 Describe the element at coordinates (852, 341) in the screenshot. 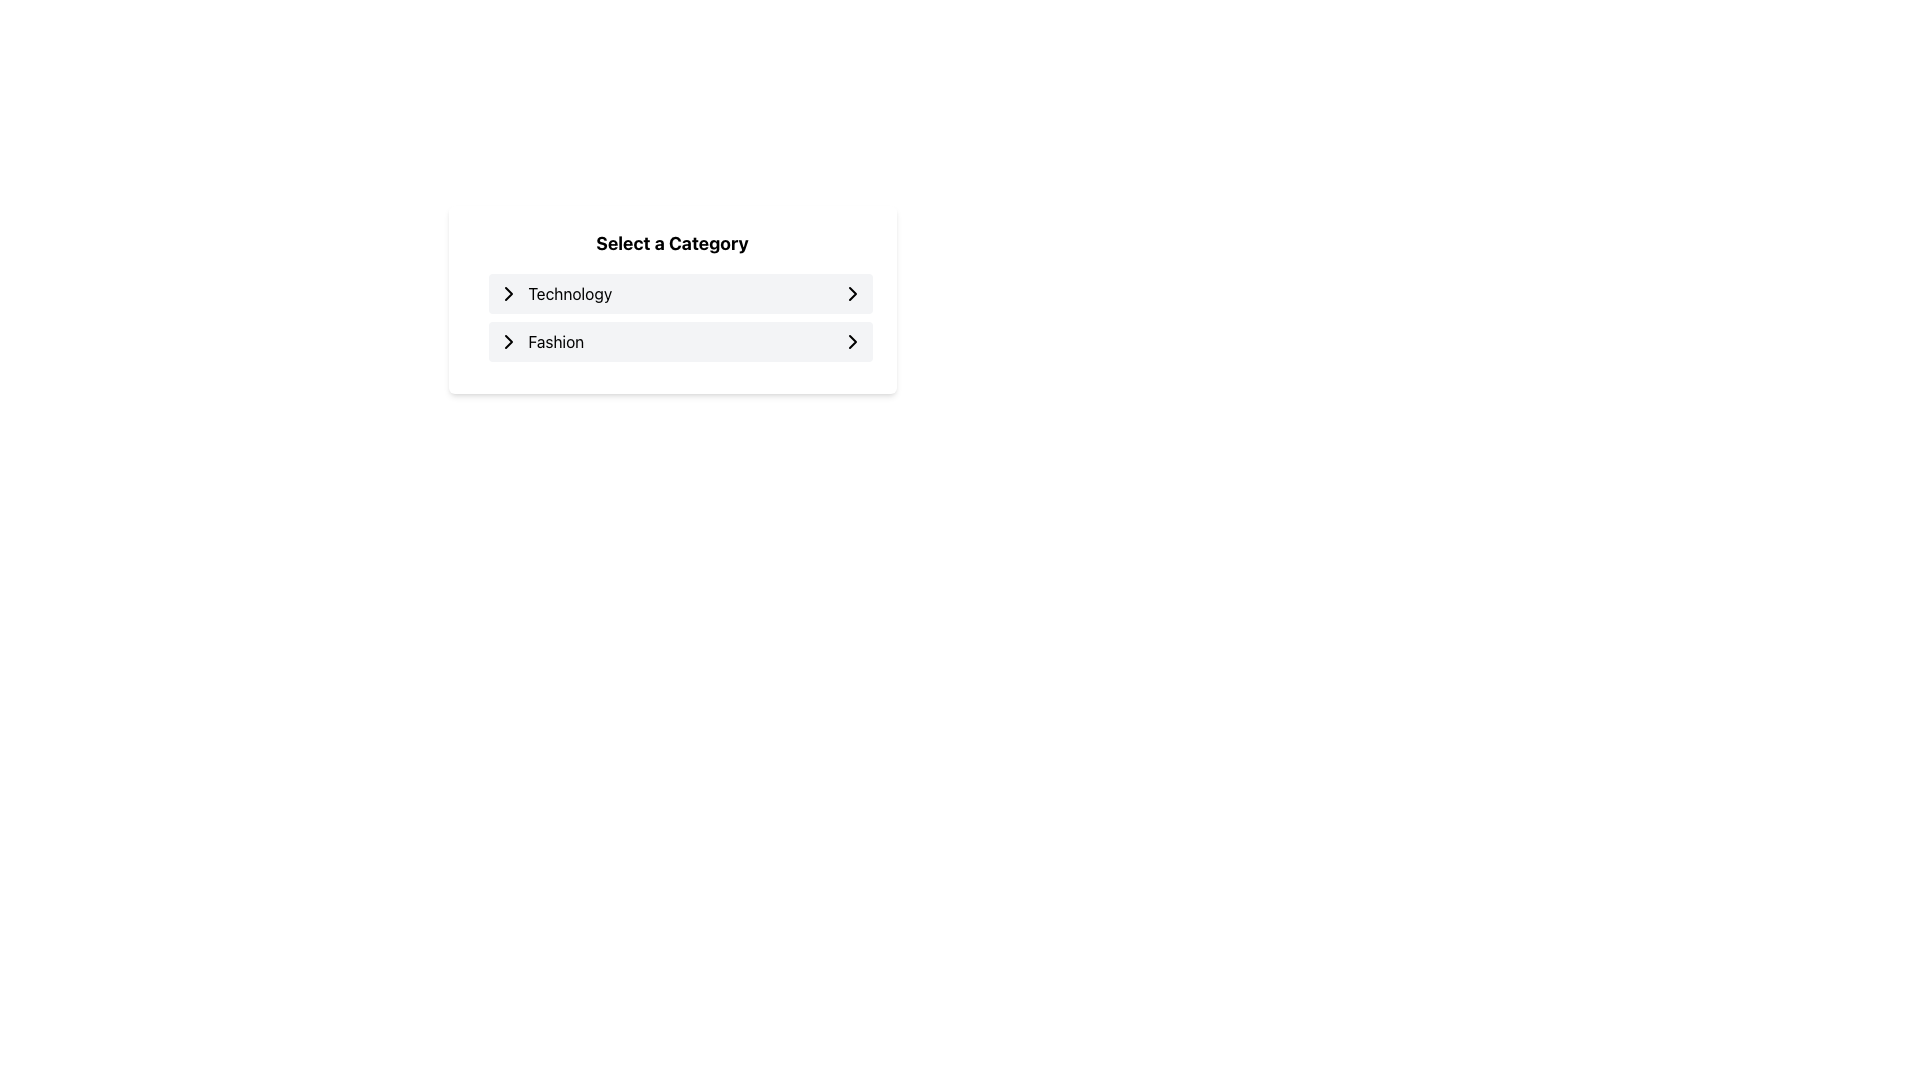

I see `the chevron icon (right arrow) next to the 'Fashion' category label in the category selection interface` at that location.